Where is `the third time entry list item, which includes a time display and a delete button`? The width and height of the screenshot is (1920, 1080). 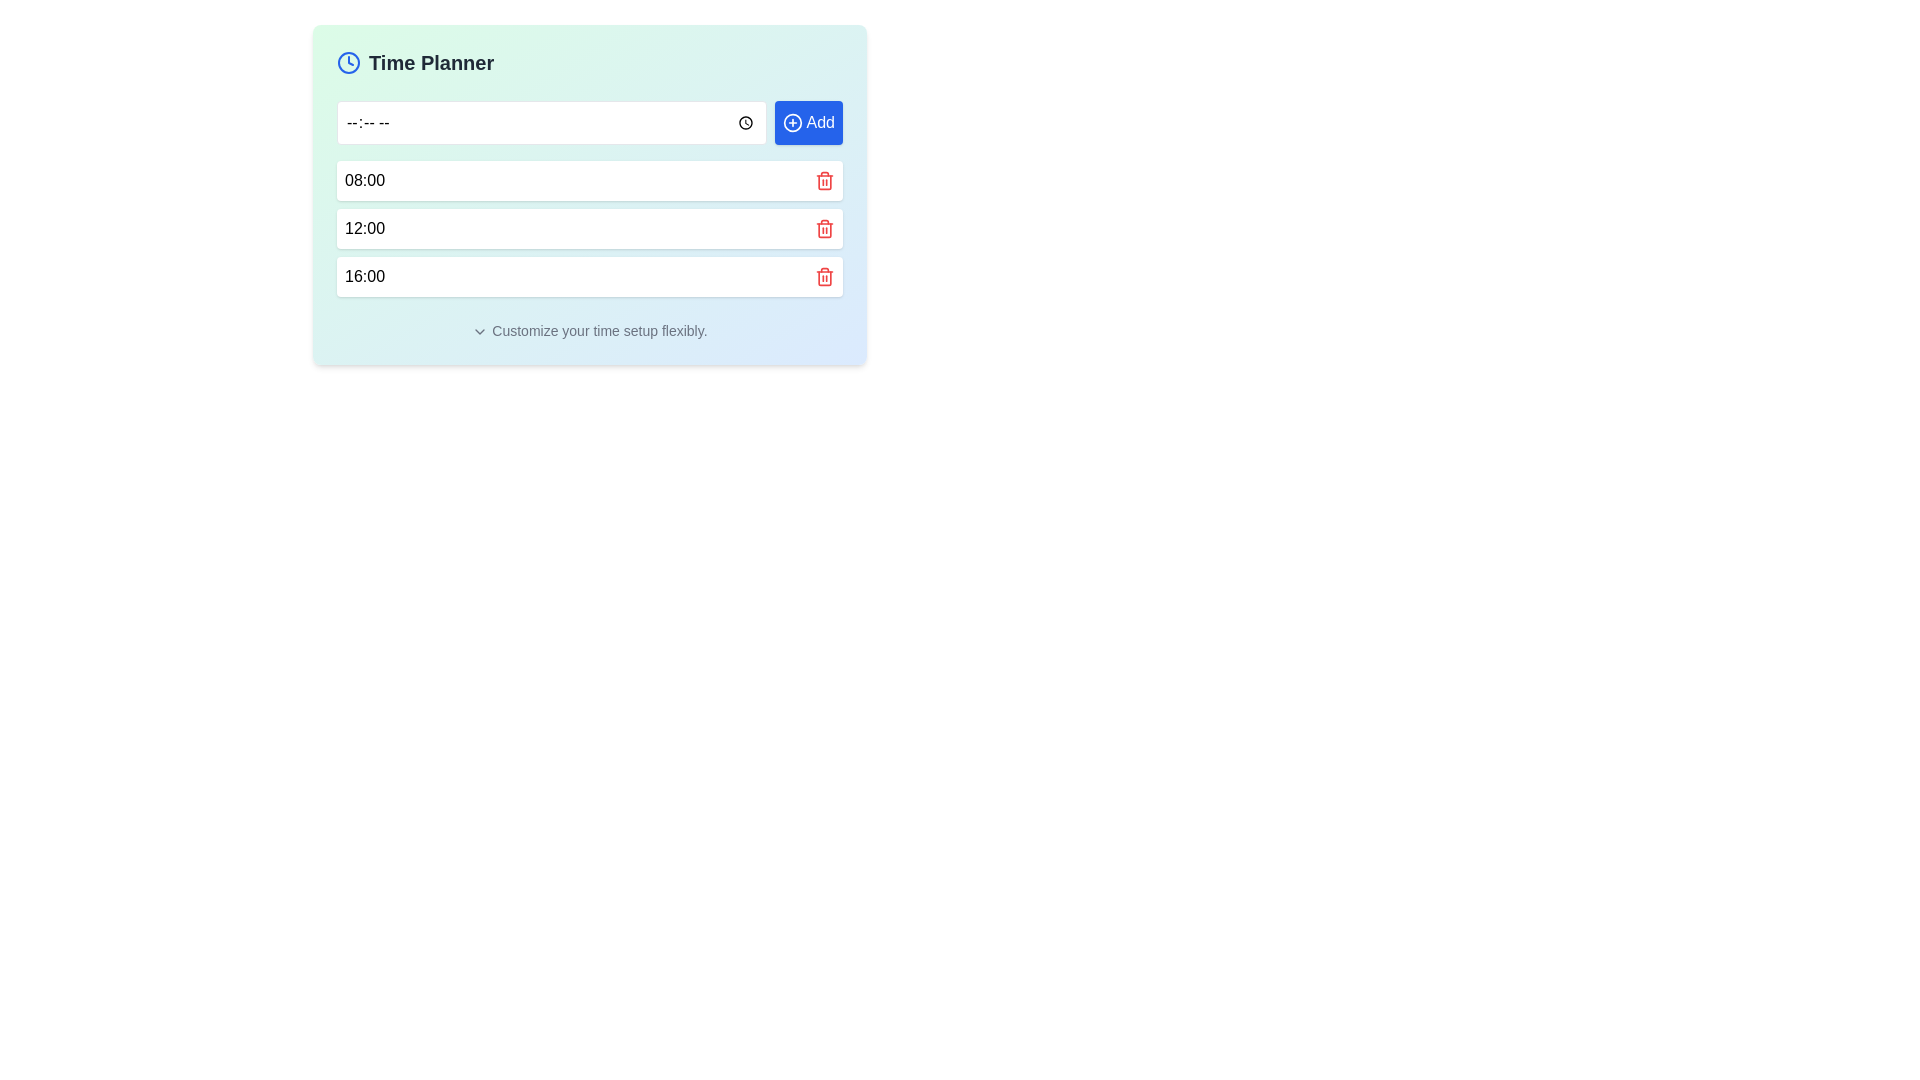 the third time entry list item, which includes a time display and a delete button is located at coordinates (589, 277).